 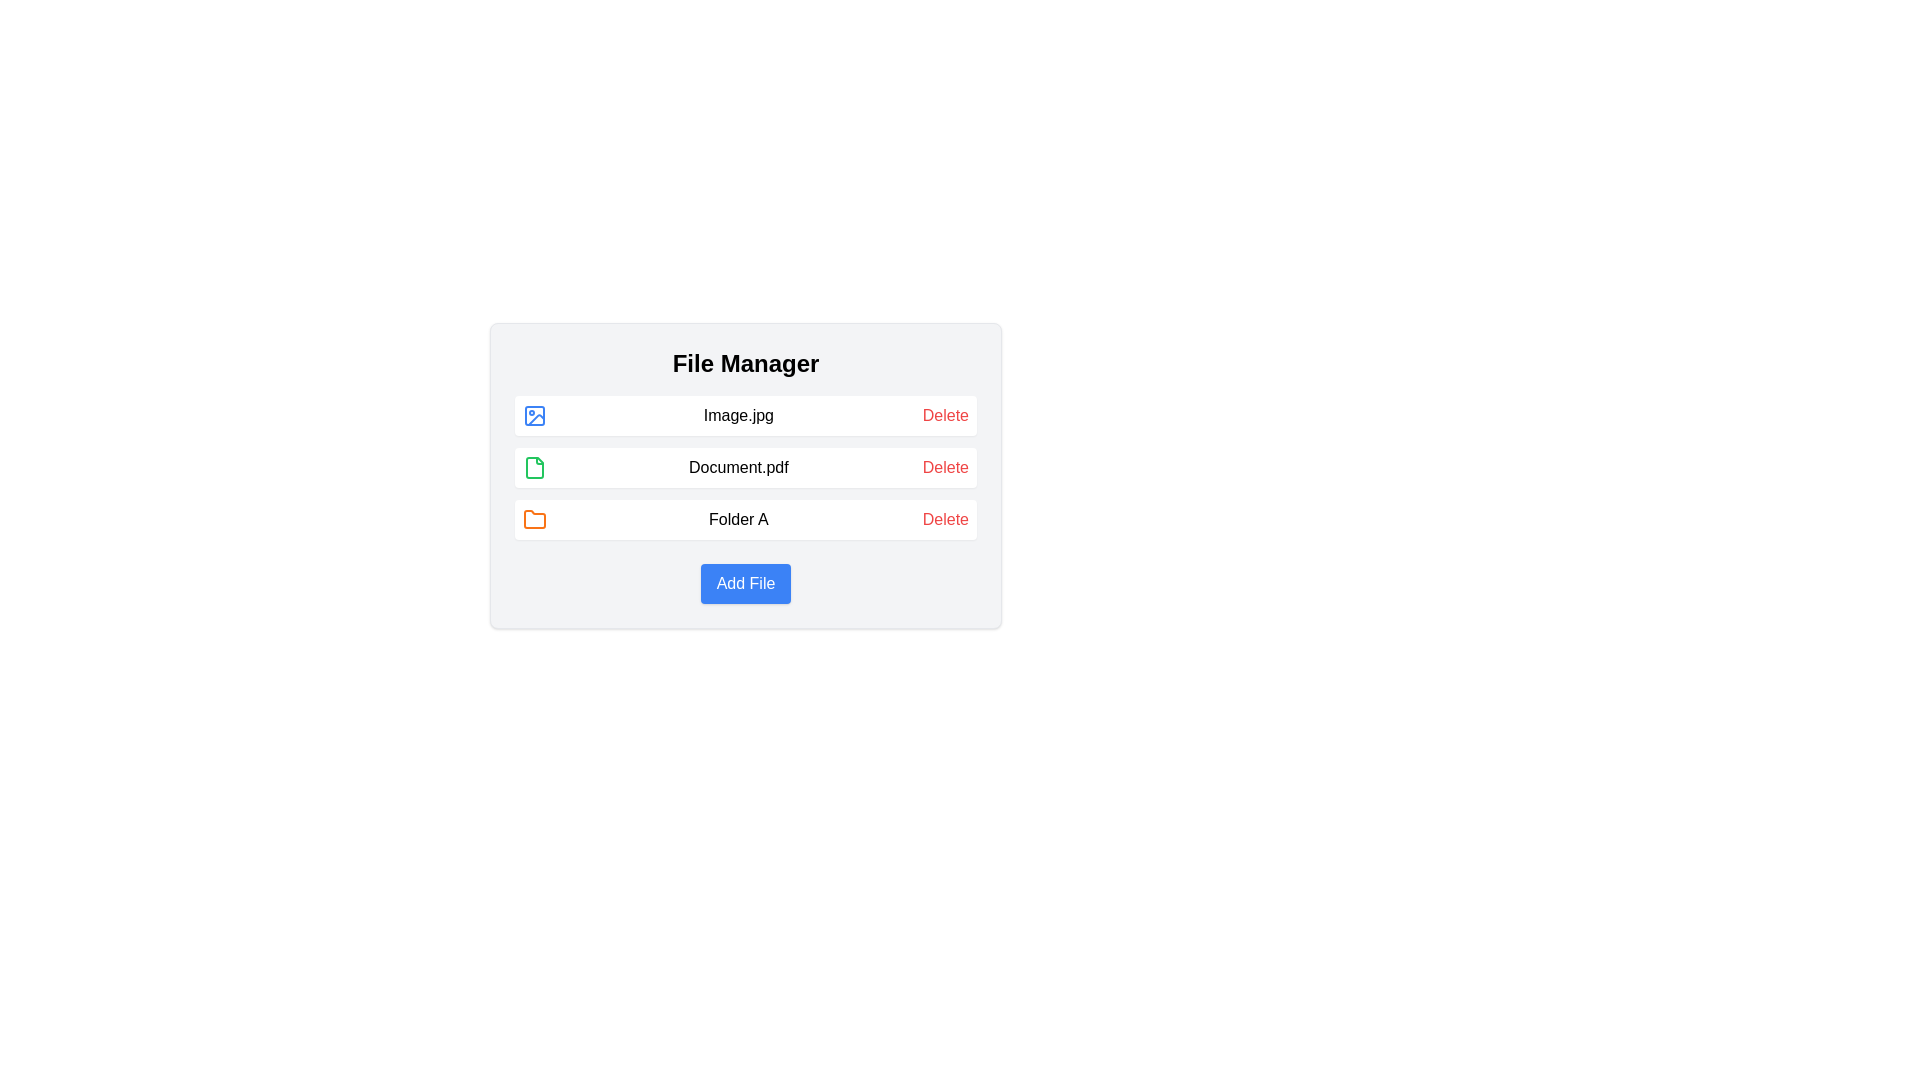 I want to click on the text label displaying 'Image.jpg', which is centrally positioned in the first row of items in the file manager interface, between an image icon and a 'Delete' link, so click(x=737, y=415).